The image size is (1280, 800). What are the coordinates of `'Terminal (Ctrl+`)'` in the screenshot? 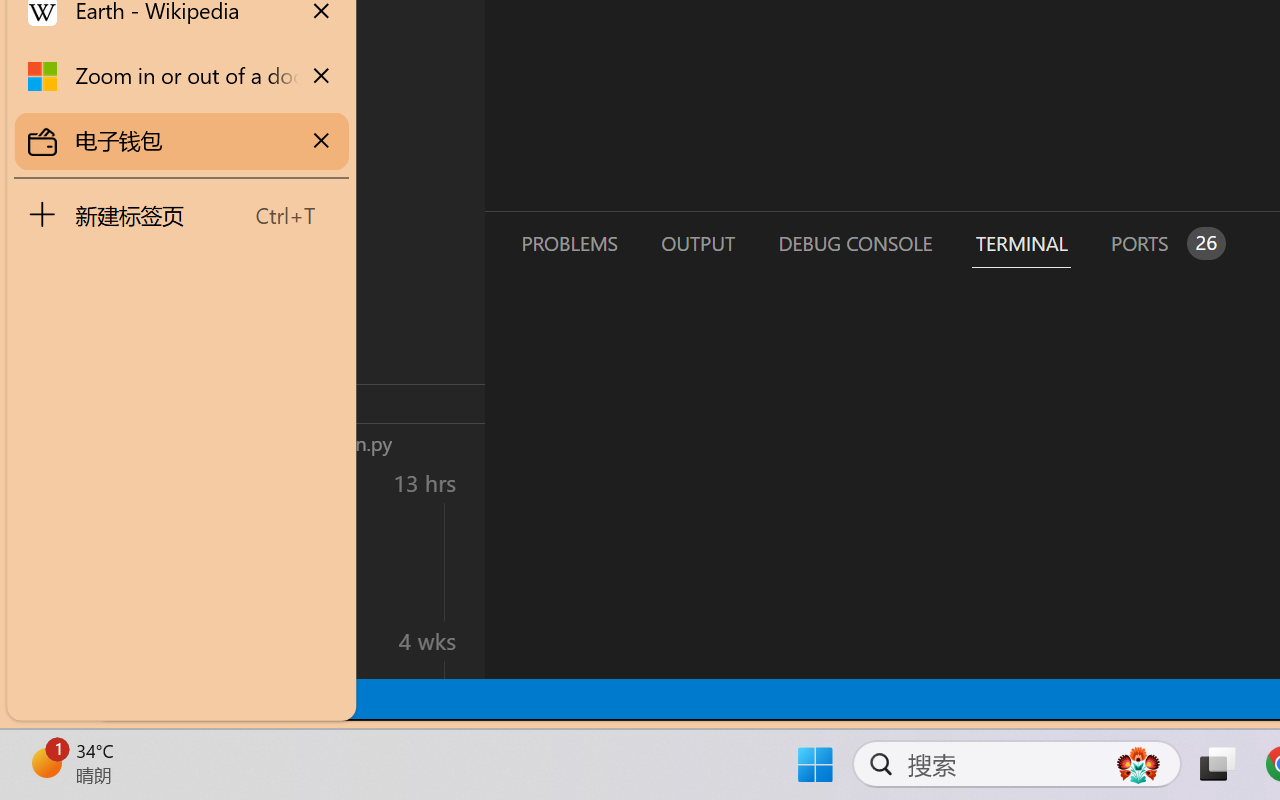 It's located at (1021, 242).